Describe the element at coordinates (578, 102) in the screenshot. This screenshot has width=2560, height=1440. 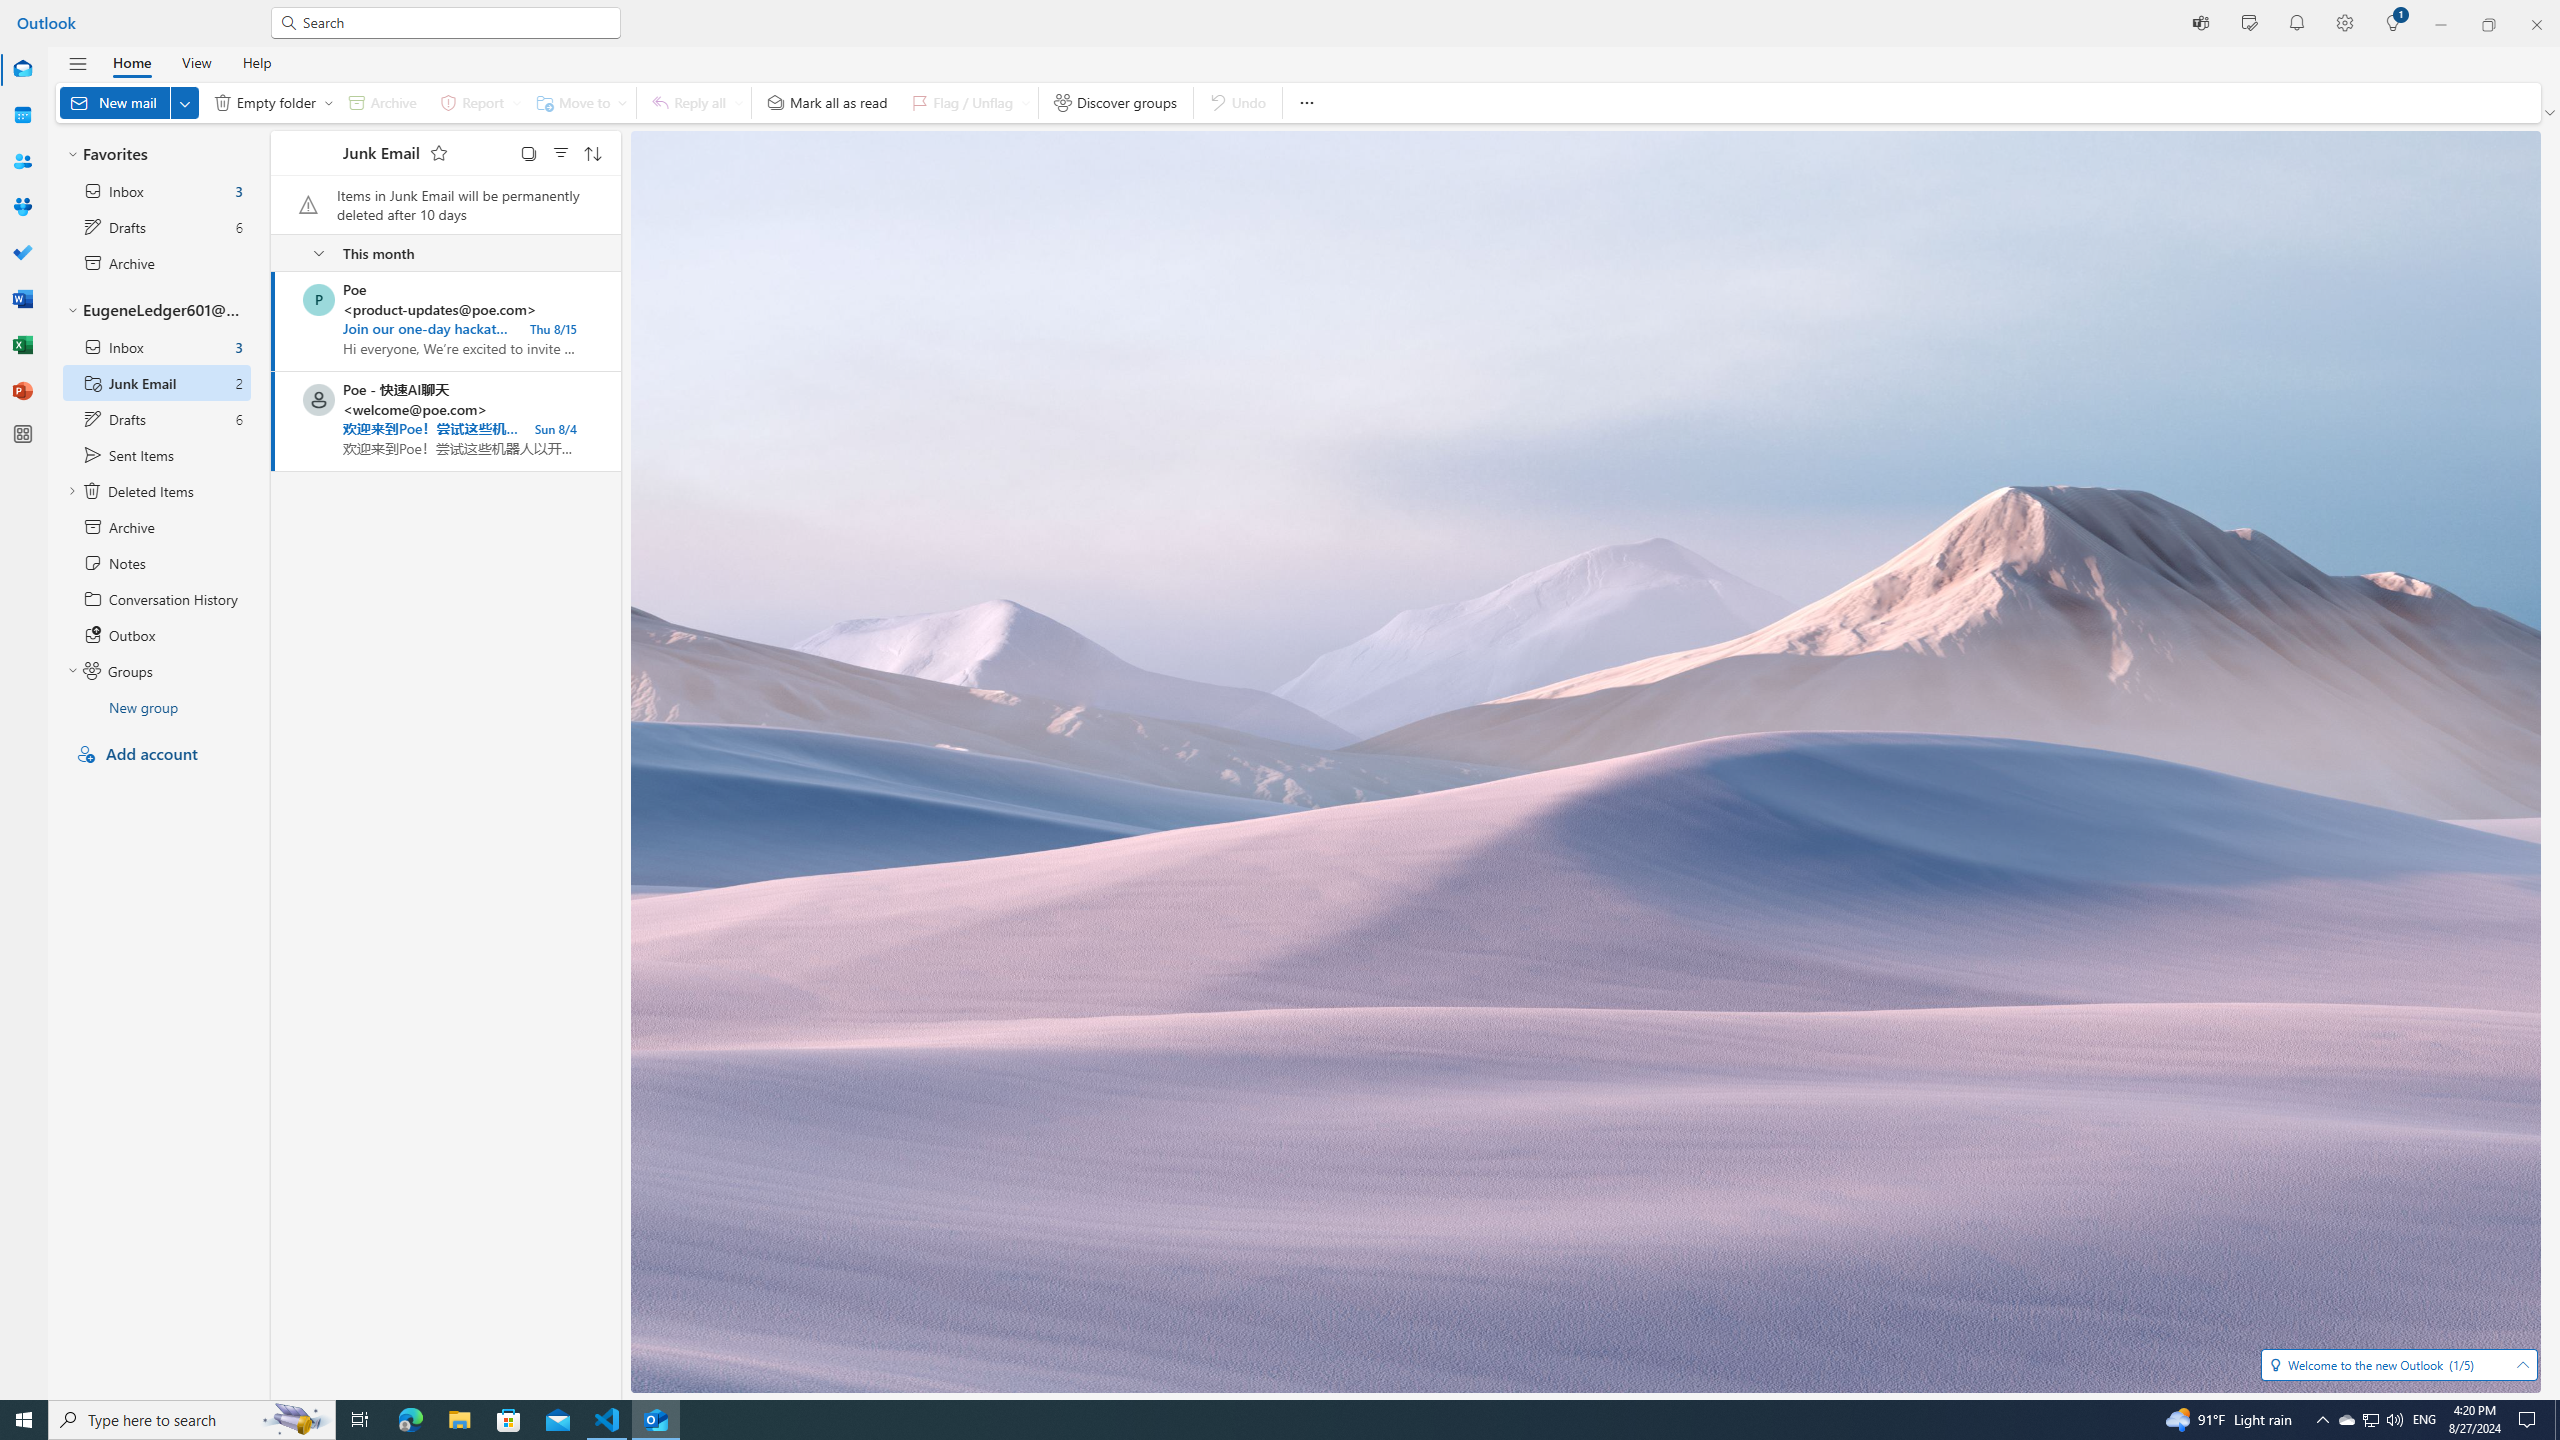
I see `'Move to'` at that location.